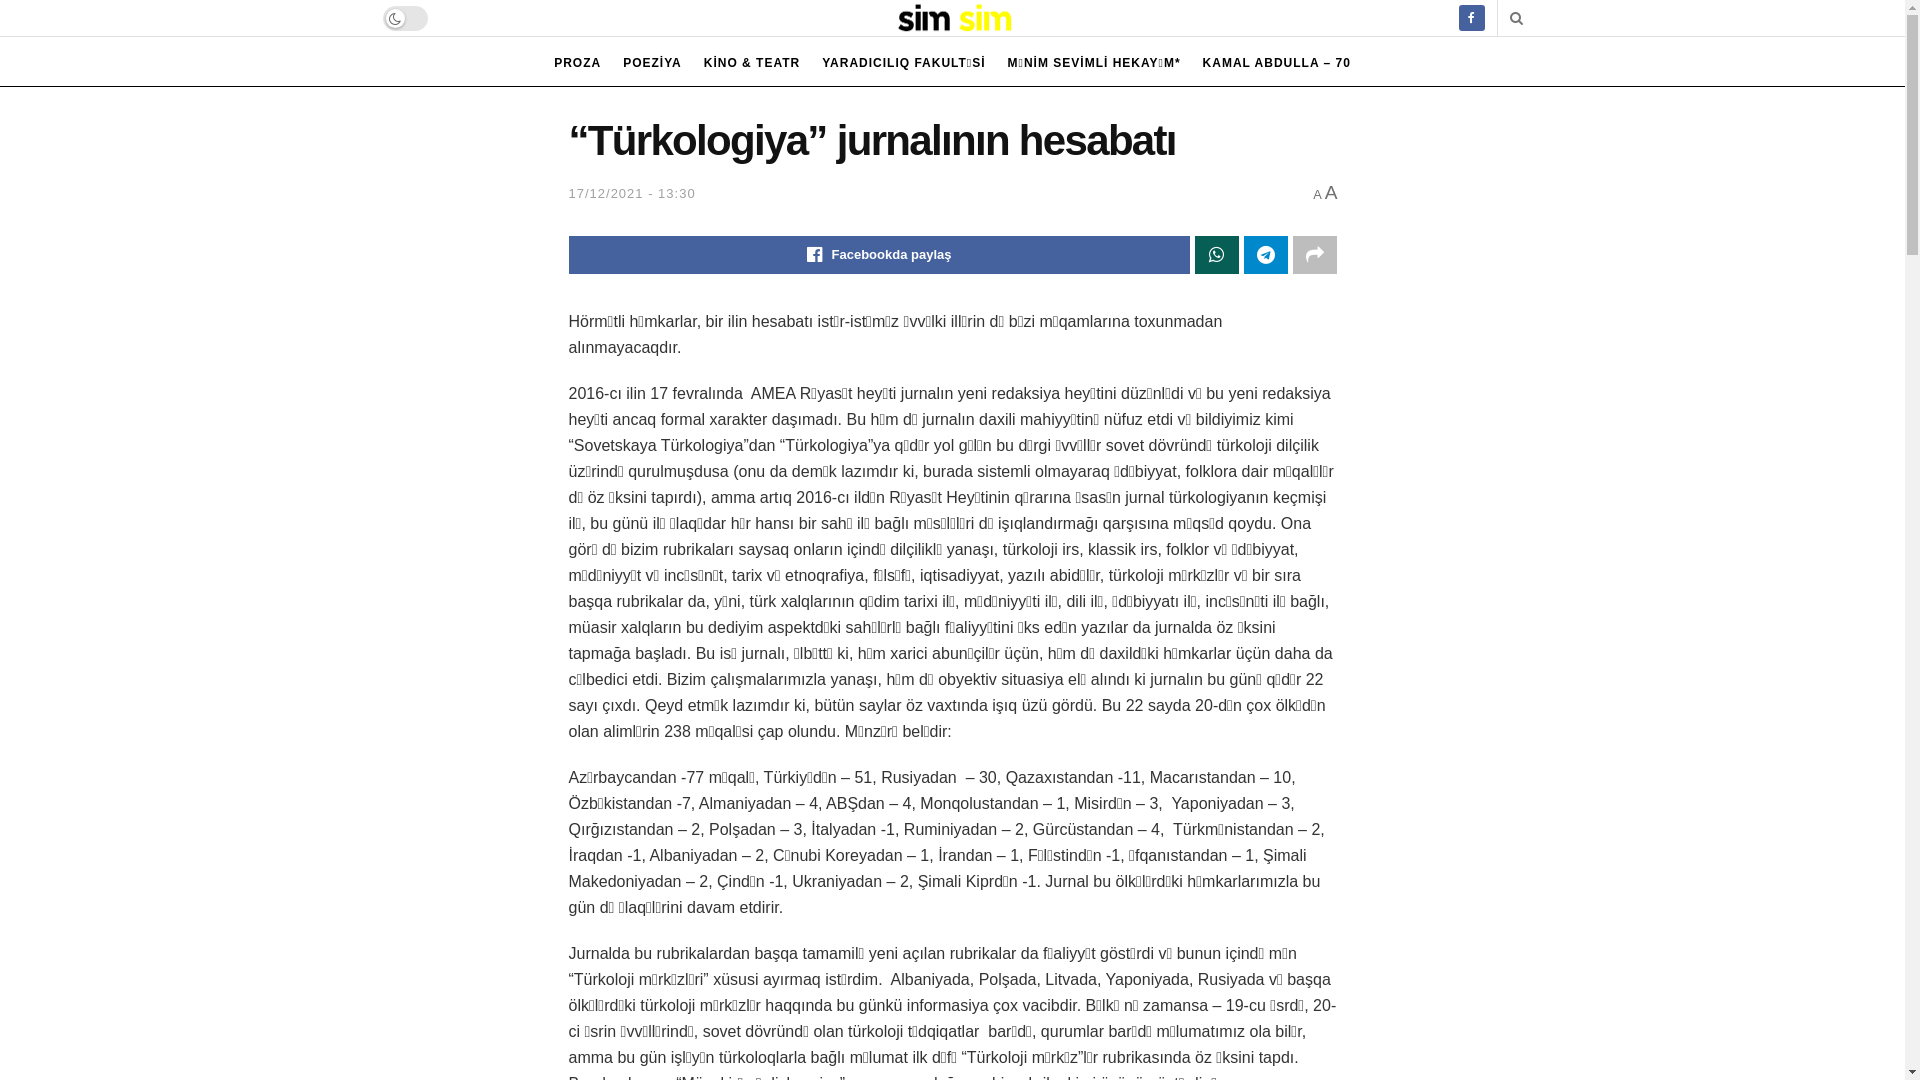 Image resolution: width=1920 pixels, height=1080 pixels. What do you see at coordinates (652, 61) in the screenshot?
I see `'POEZIYA'` at bounding box center [652, 61].